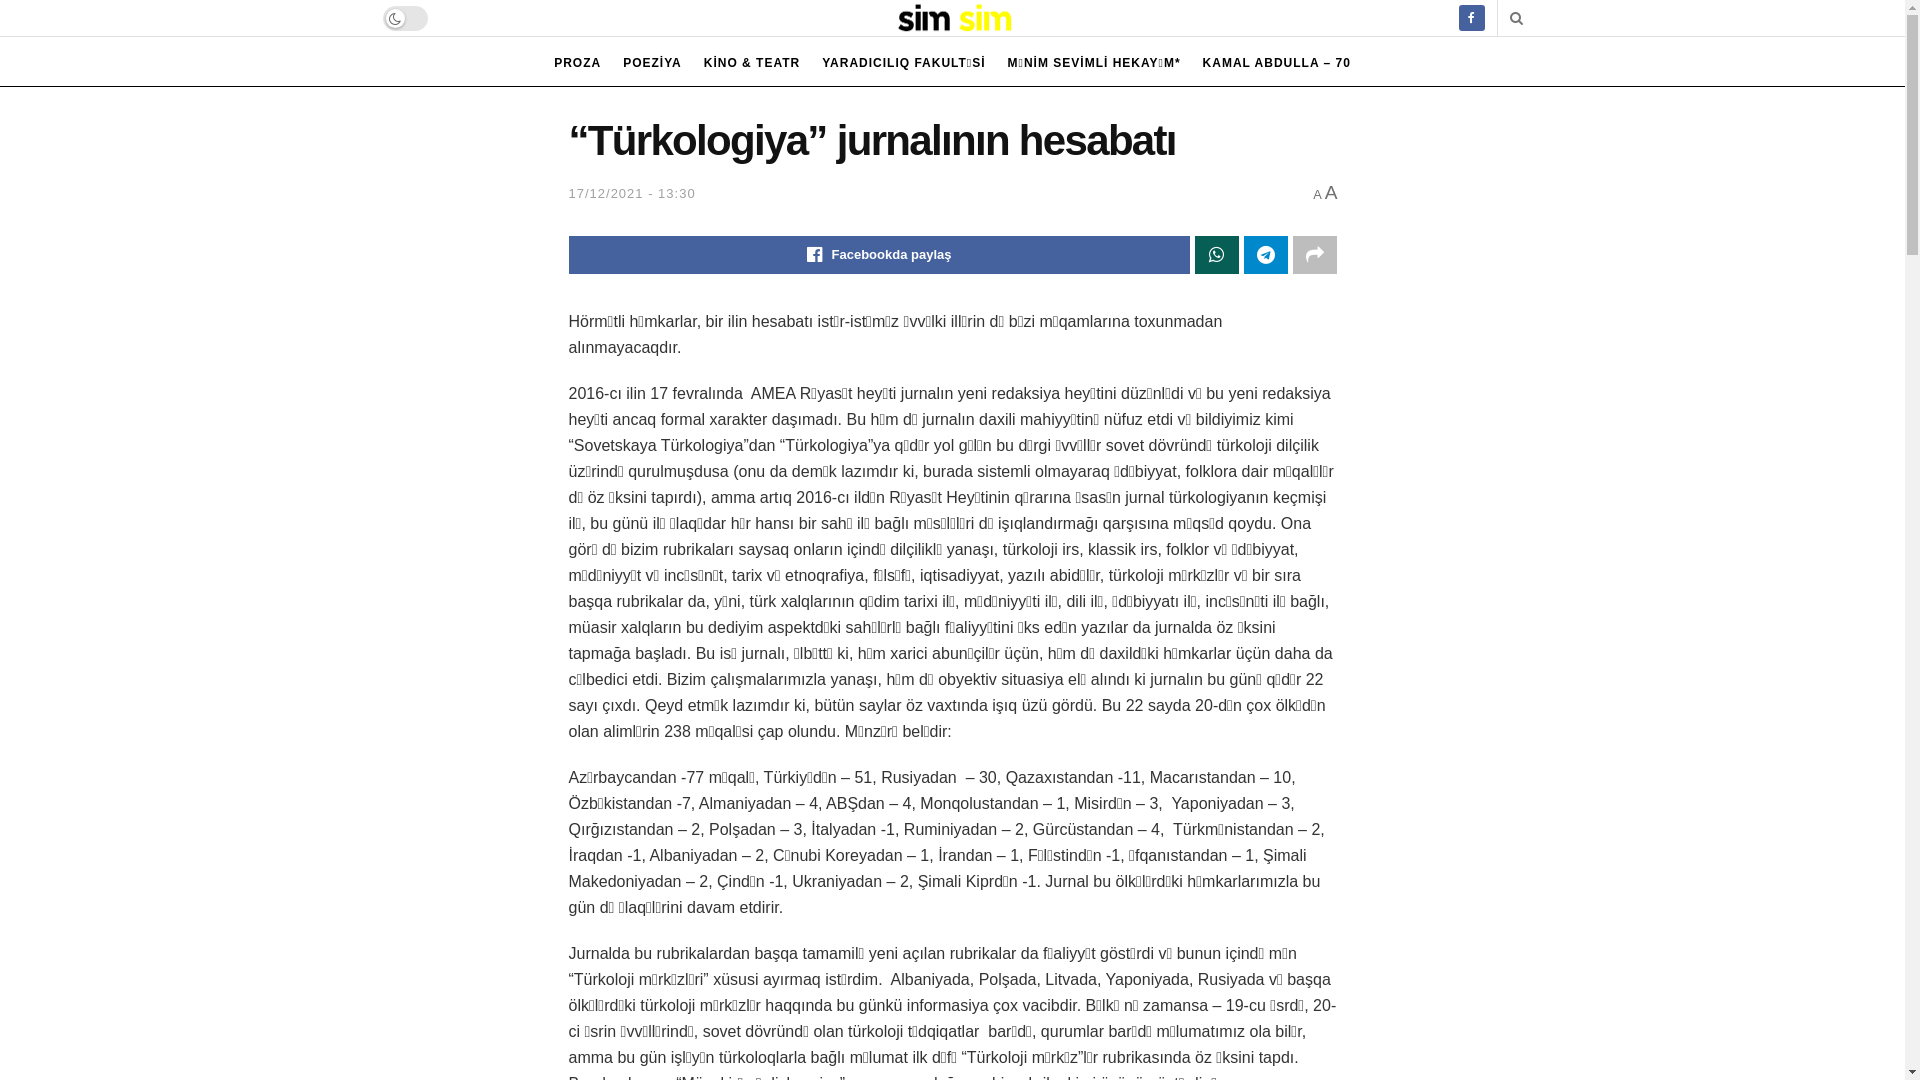 Image resolution: width=1920 pixels, height=1080 pixels. What do you see at coordinates (652, 61) in the screenshot?
I see `'POEZIYA'` at bounding box center [652, 61].